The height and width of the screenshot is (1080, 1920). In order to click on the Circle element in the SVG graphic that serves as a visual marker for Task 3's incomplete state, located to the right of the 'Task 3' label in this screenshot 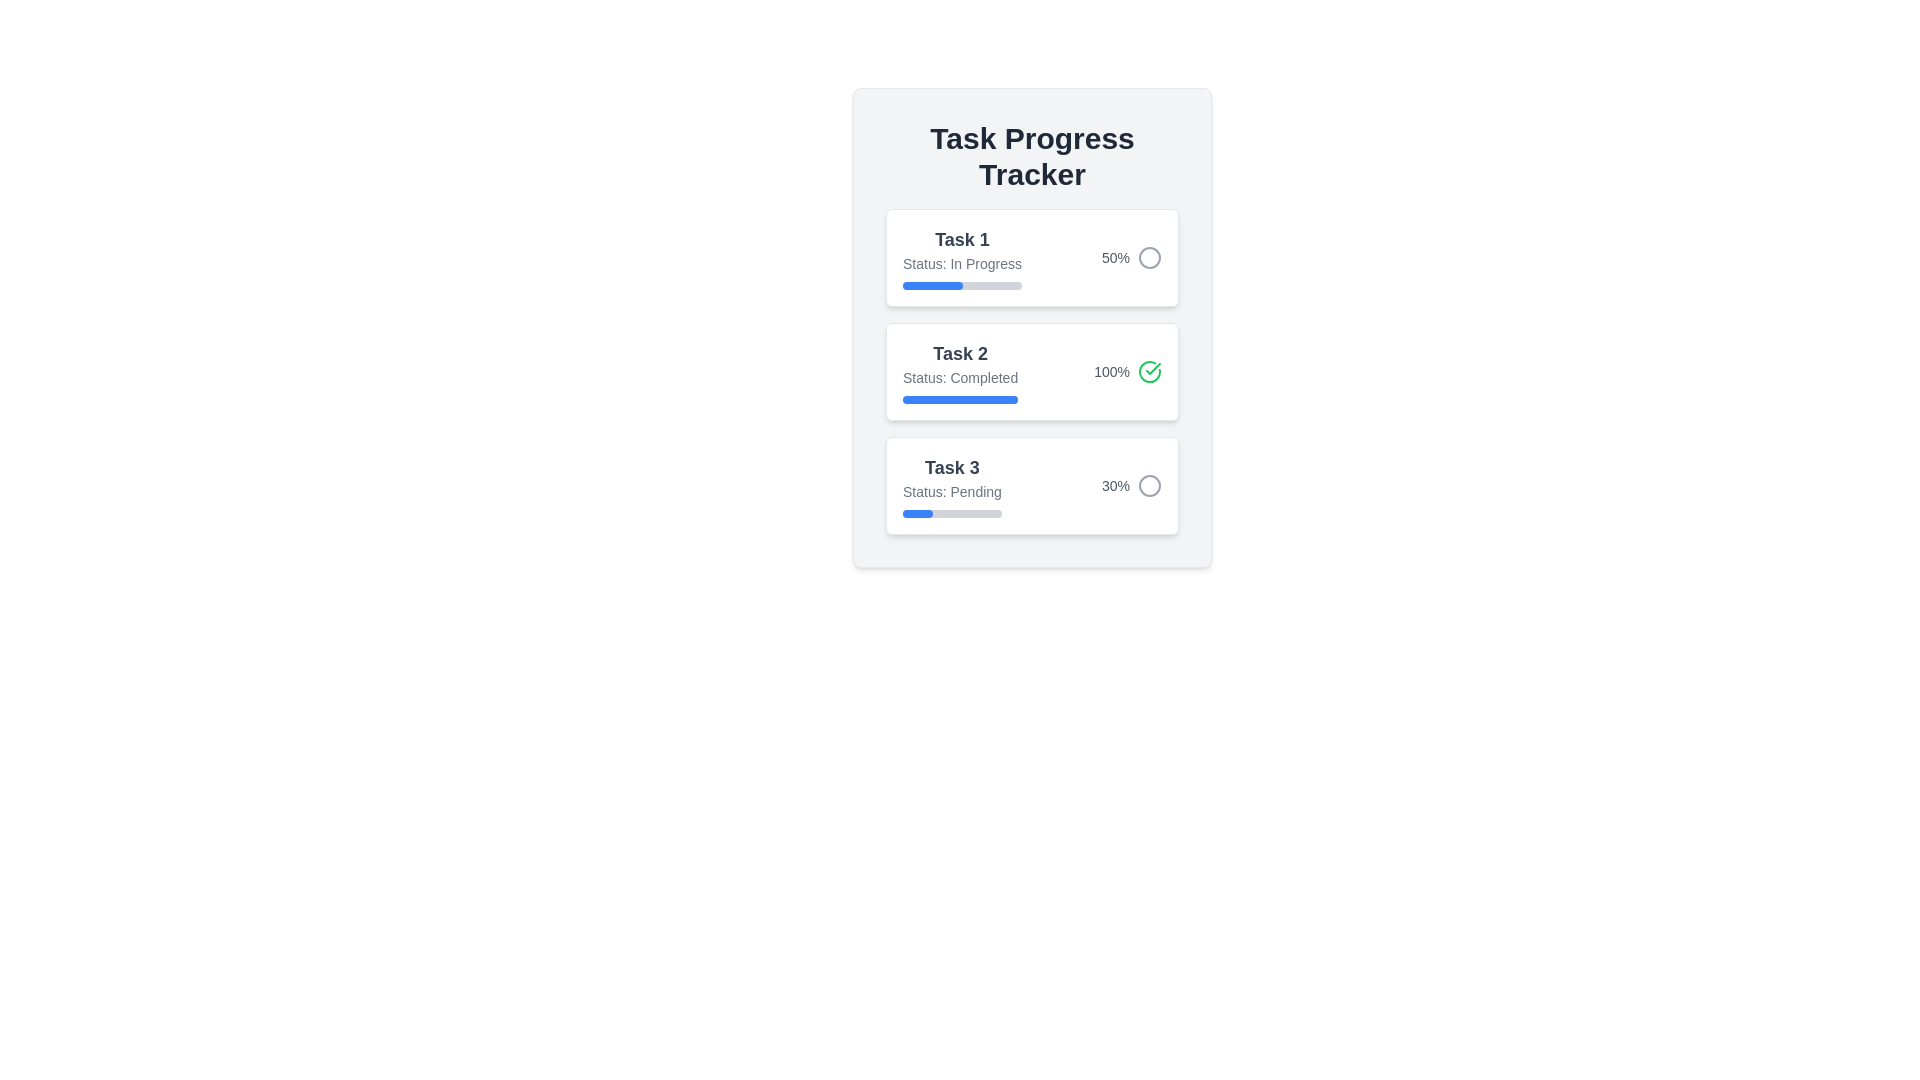, I will do `click(1150, 486)`.